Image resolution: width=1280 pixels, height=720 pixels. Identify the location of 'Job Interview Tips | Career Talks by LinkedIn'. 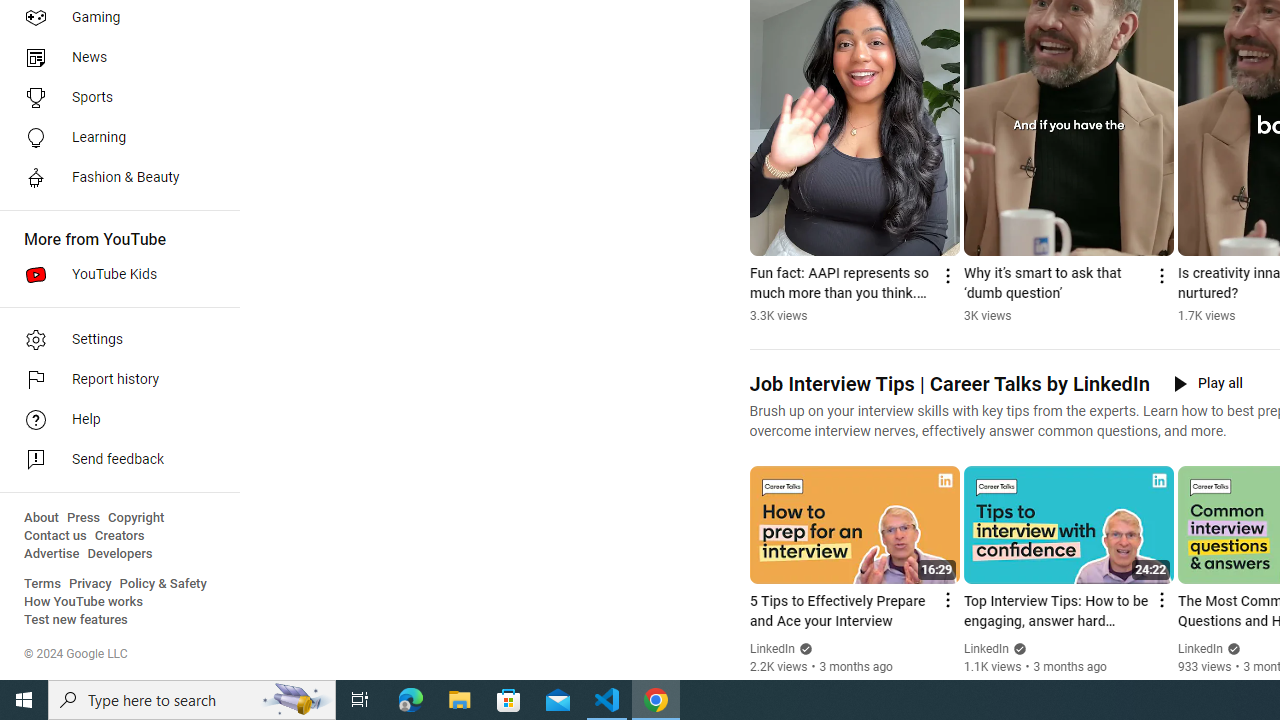
(948, 384).